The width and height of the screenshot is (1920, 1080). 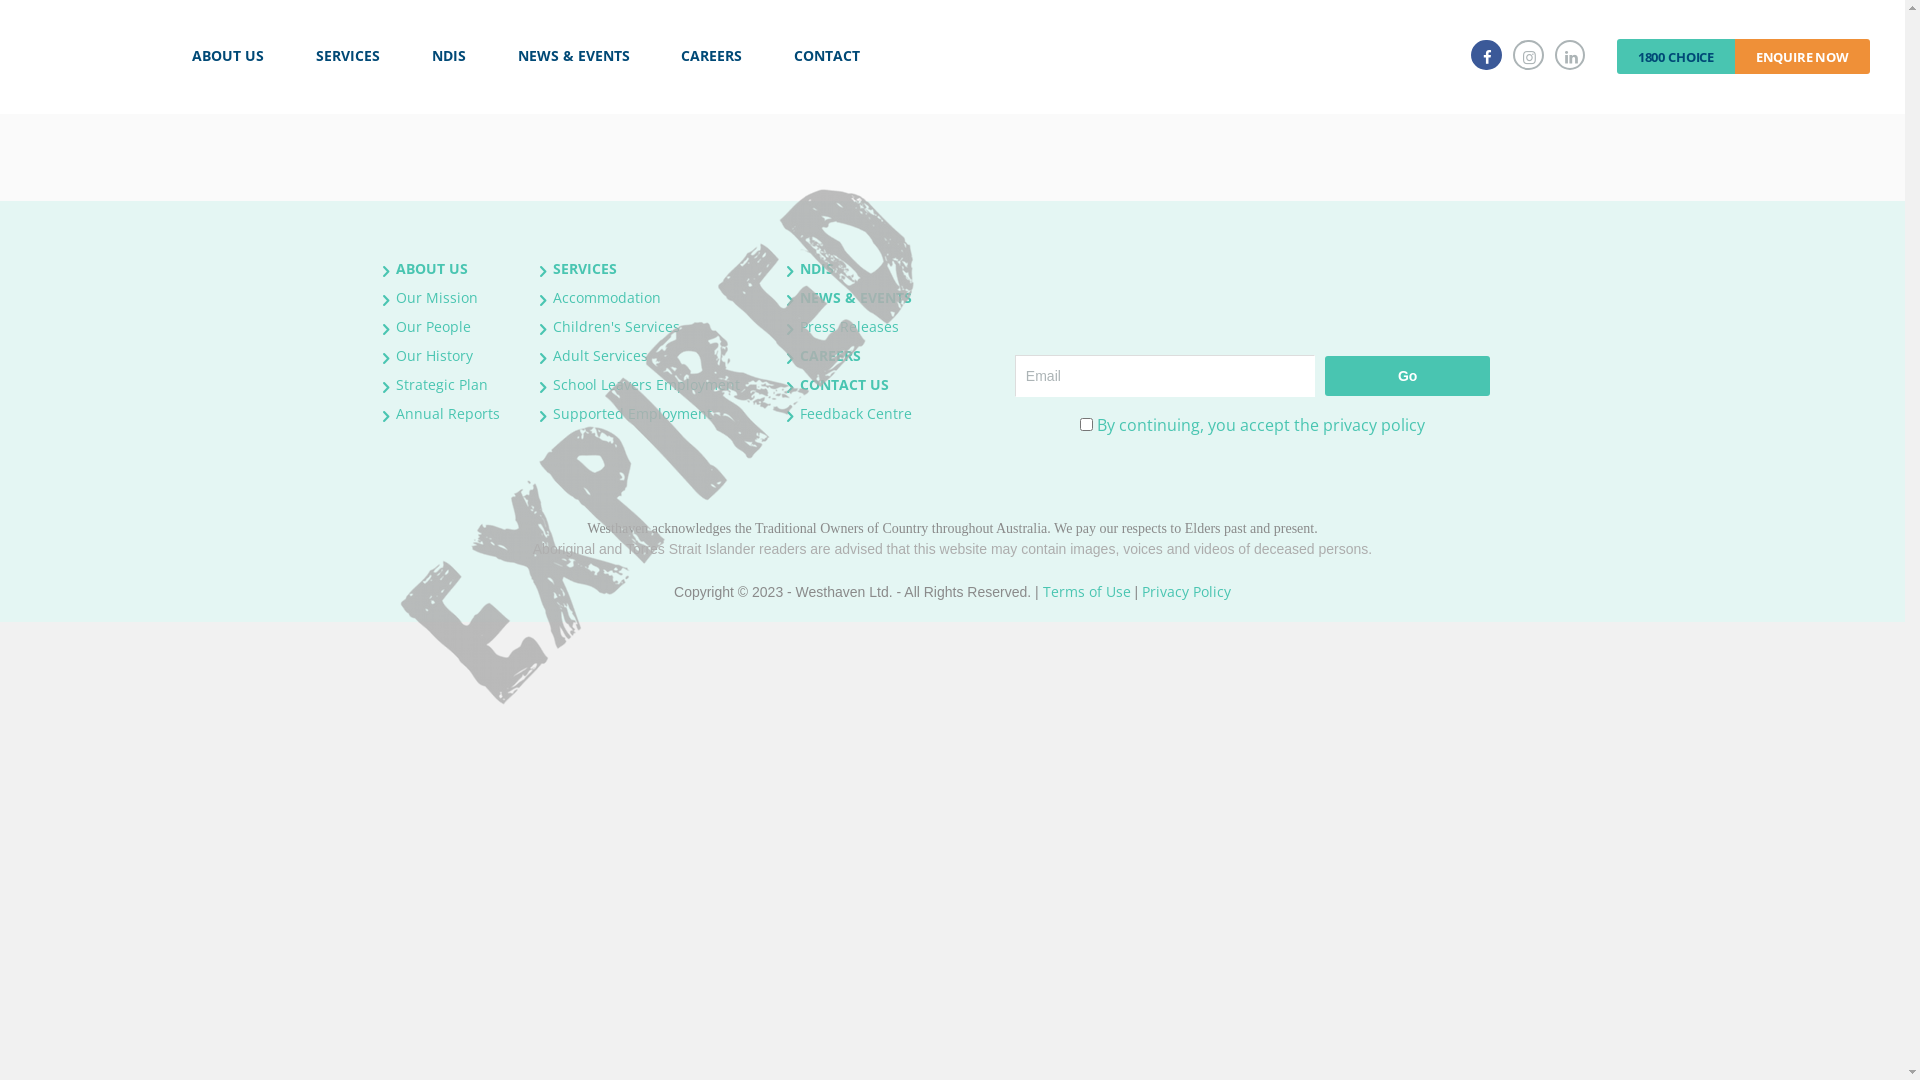 What do you see at coordinates (1260, 423) in the screenshot?
I see `'By continuing, you accept the privacy policy'` at bounding box center [1260, 423].